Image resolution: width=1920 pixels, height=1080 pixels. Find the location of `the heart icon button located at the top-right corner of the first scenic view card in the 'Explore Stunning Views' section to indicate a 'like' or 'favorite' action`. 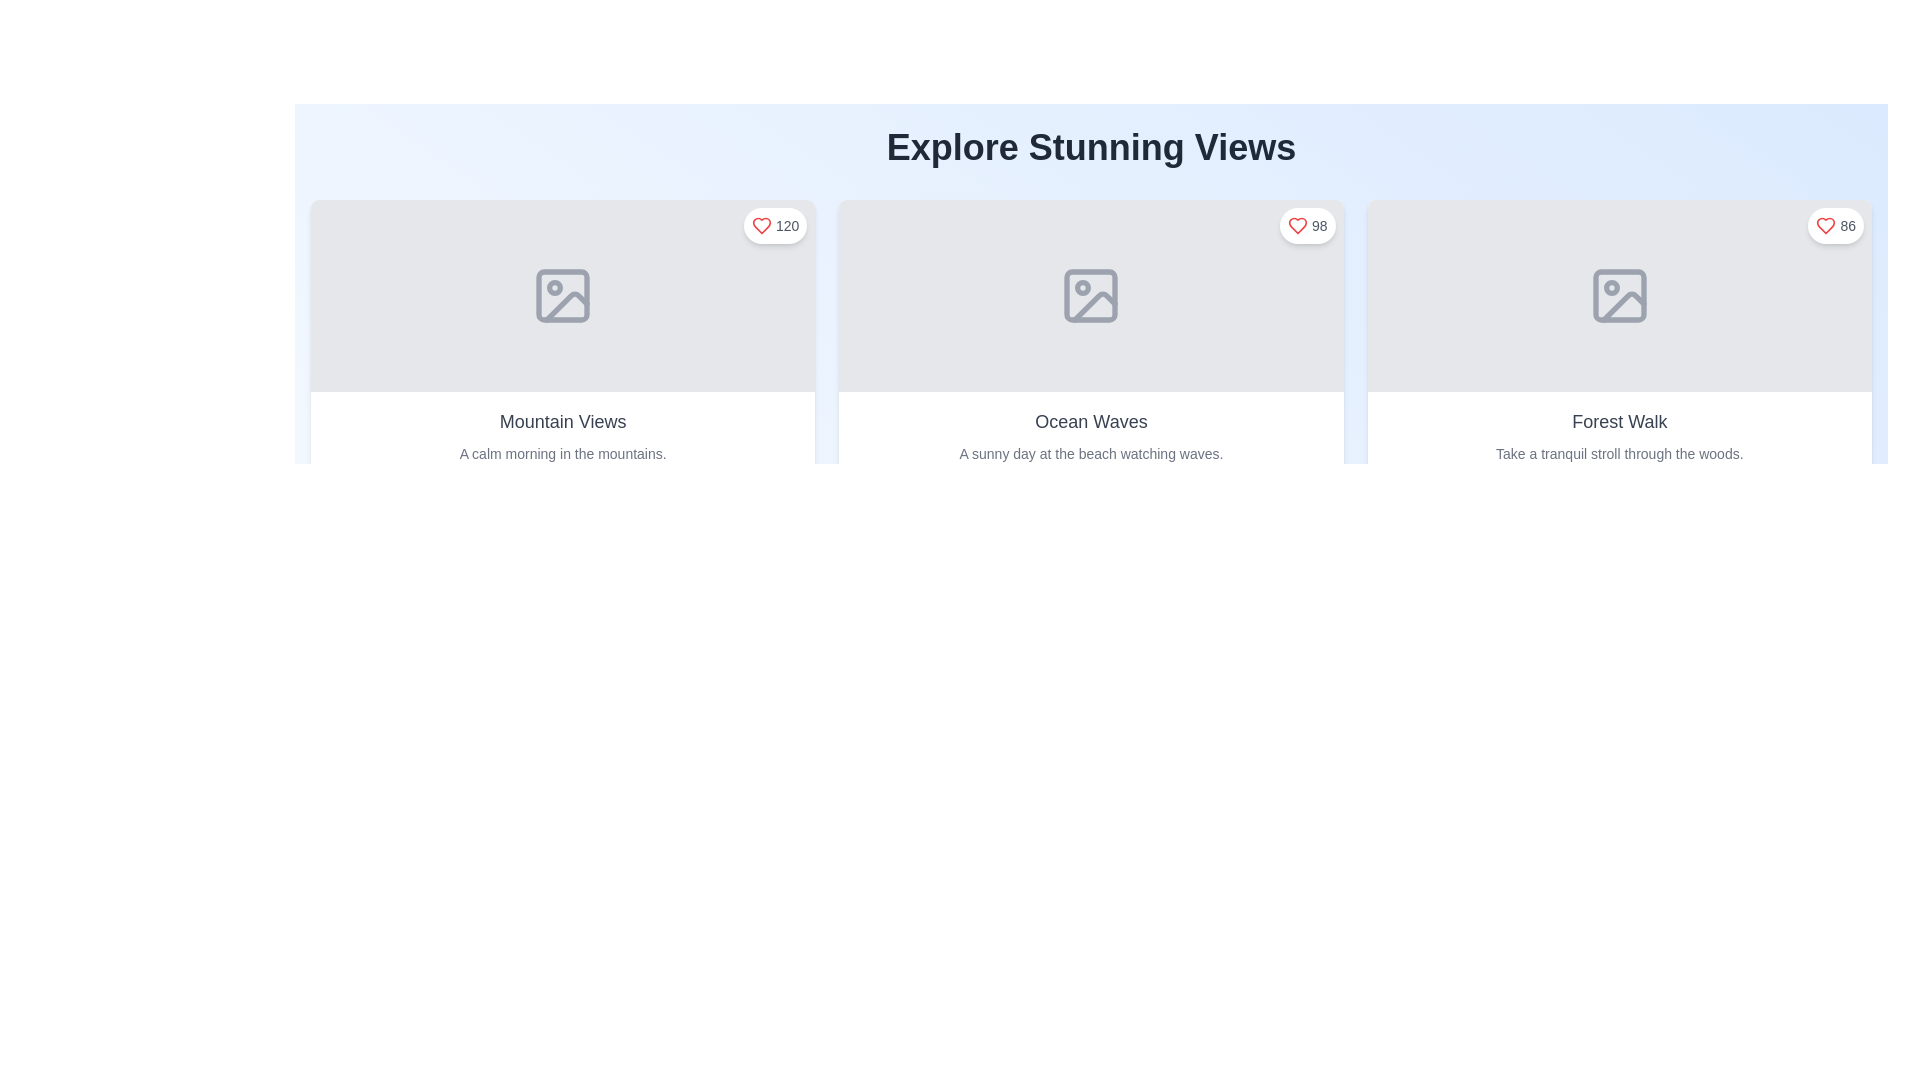

the heart icon button located at the top-right corner of the first scenic view card in the 'Explore Stunning Views' section to indicate a 'like' or 'favorite' action is located at coordinates (761, 225).